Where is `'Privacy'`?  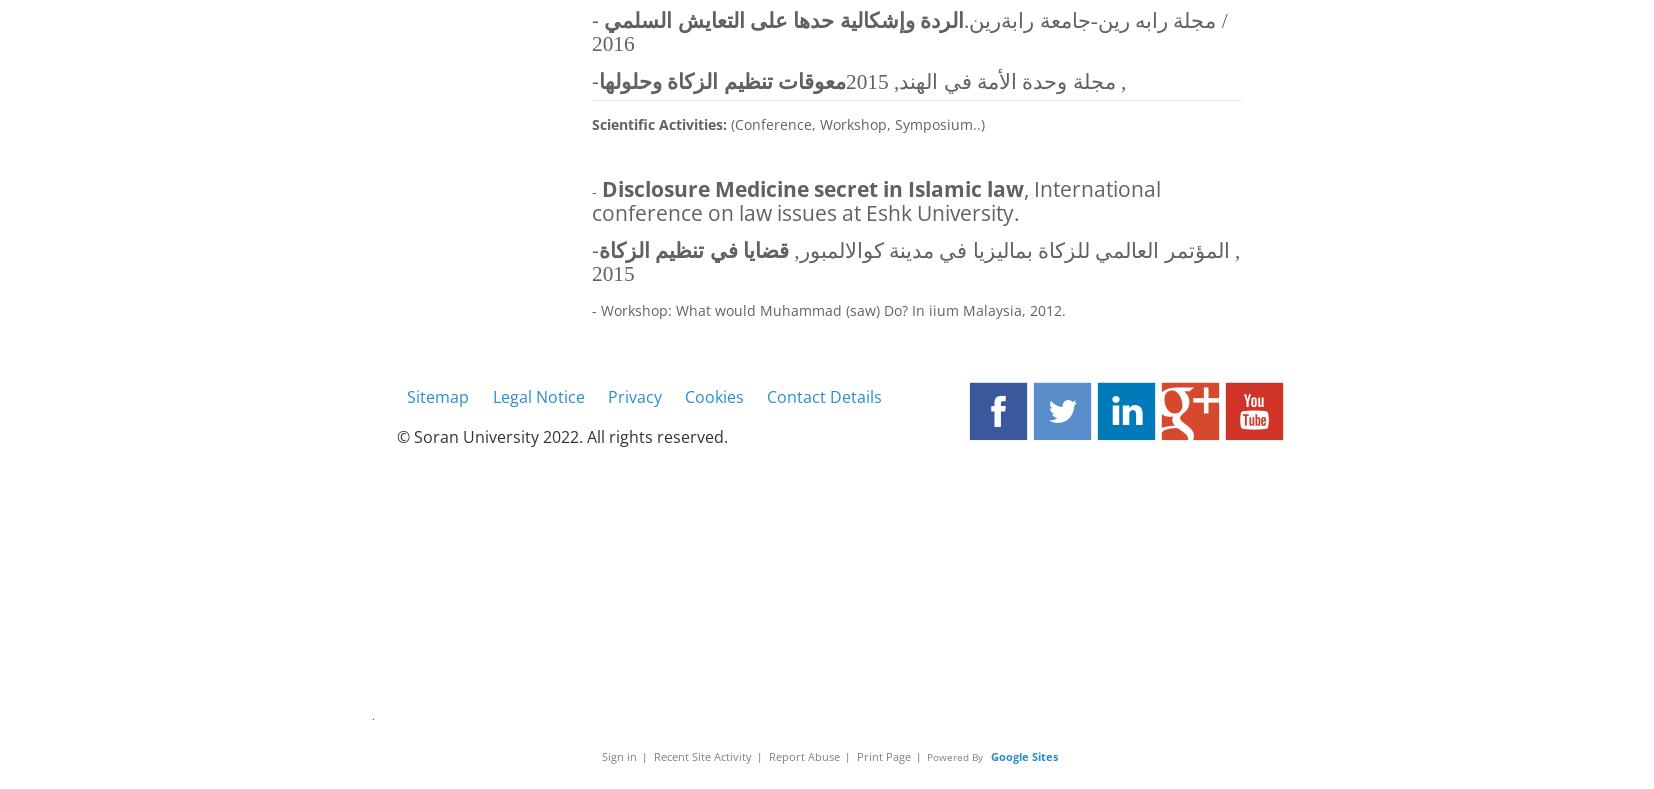 'Privacy' is located at coordinates (634, 395).